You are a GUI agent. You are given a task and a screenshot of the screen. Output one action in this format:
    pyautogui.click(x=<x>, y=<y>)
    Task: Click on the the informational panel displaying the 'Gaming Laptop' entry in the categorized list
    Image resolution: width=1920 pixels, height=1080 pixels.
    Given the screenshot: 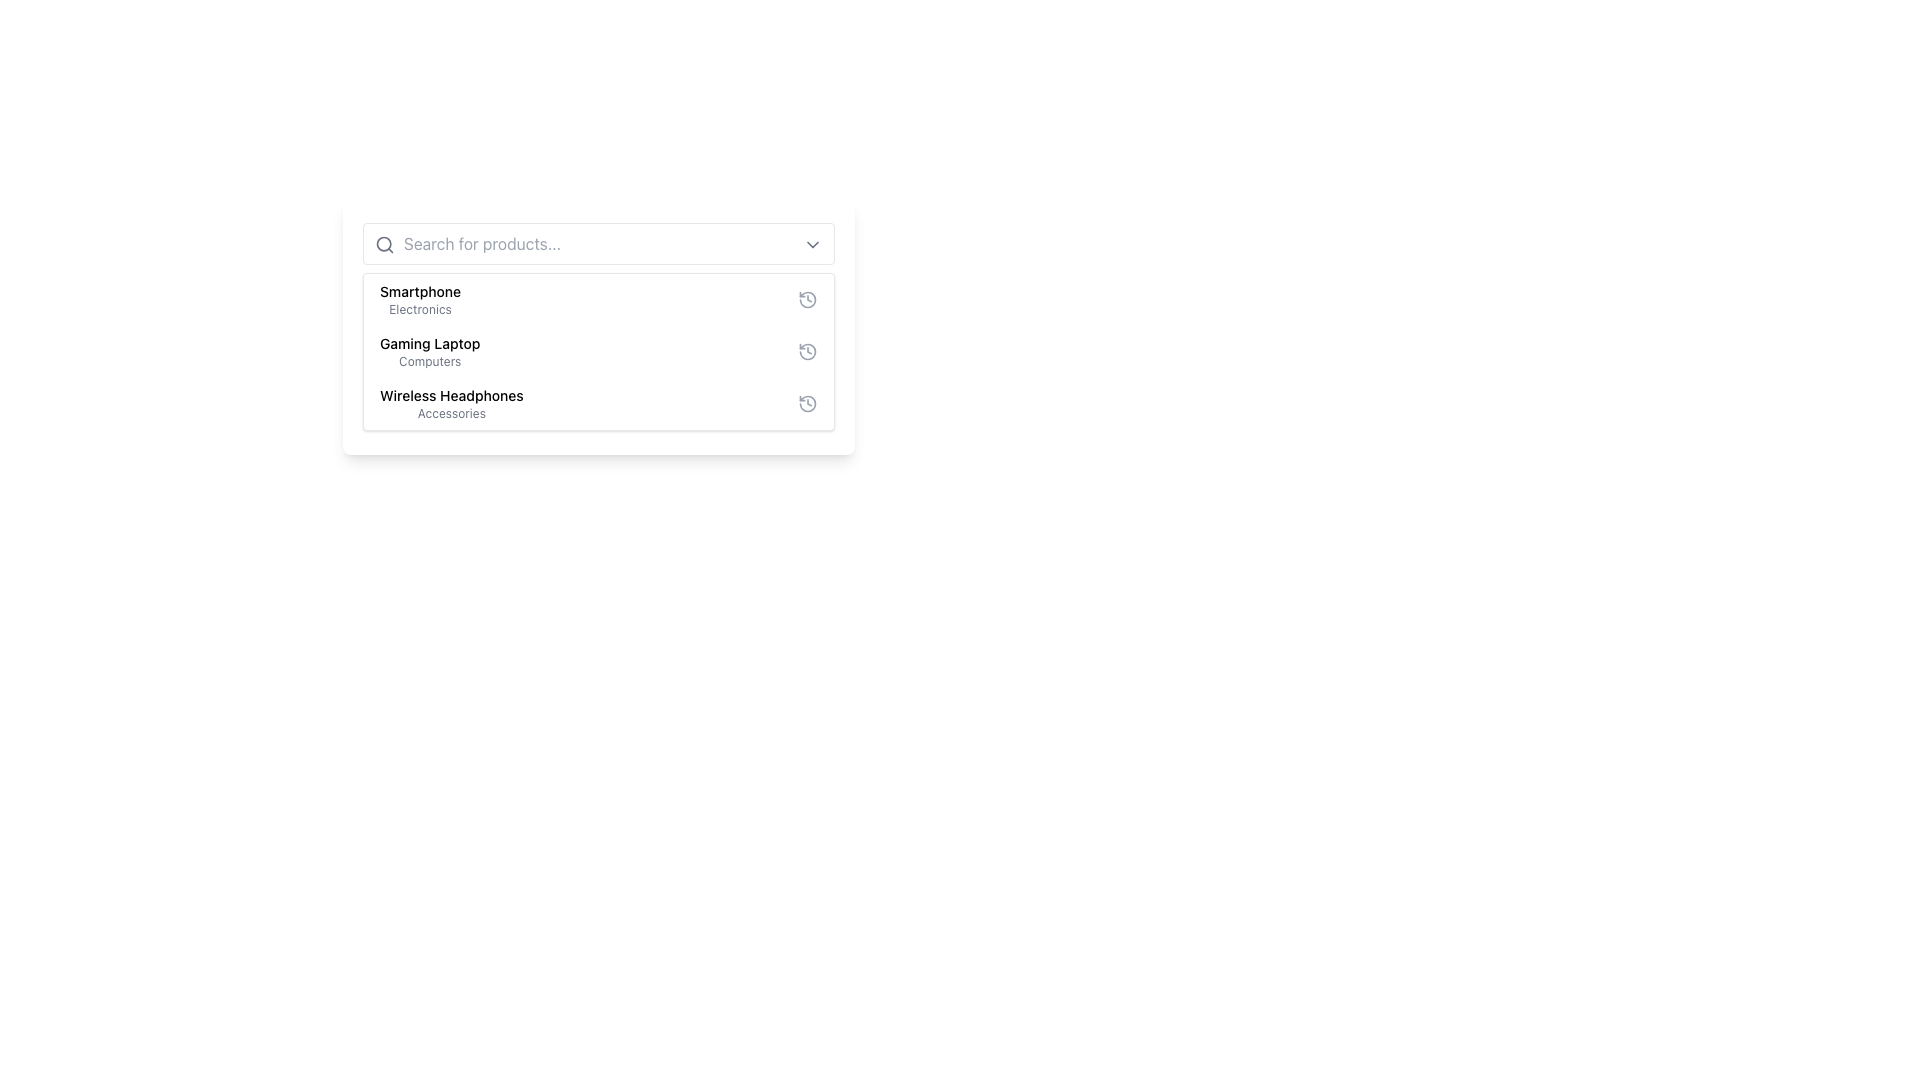 What is the action you would take?
    pyautogui.click(x=598, y=350)
    